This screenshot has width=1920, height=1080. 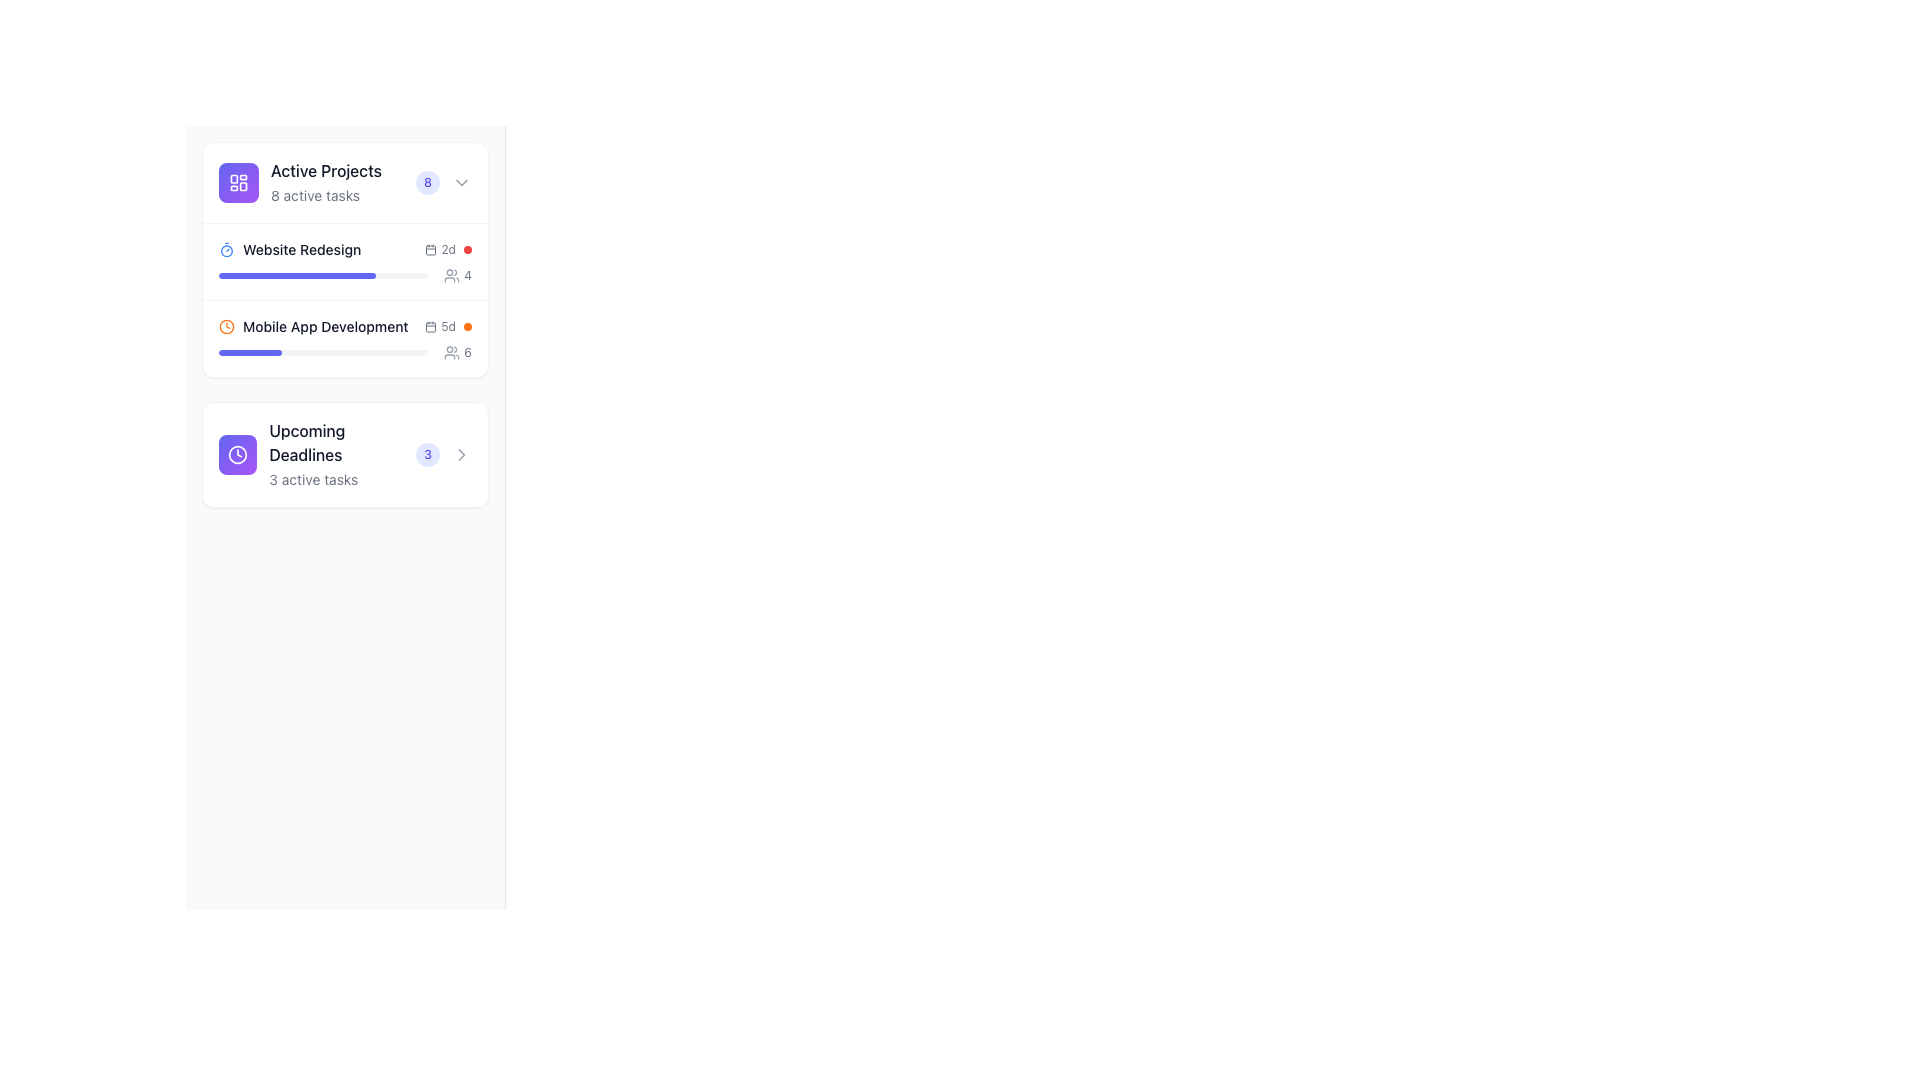 What do you see at coordinates (427, 455) in the screenshot?
I see `the content of the badge indicating the count of items or tasks related to the 'Upcoming Deadlines' section, located on the right side of the section adjacent to a right-pointing chevron icon` at bounding box center [427, 455].